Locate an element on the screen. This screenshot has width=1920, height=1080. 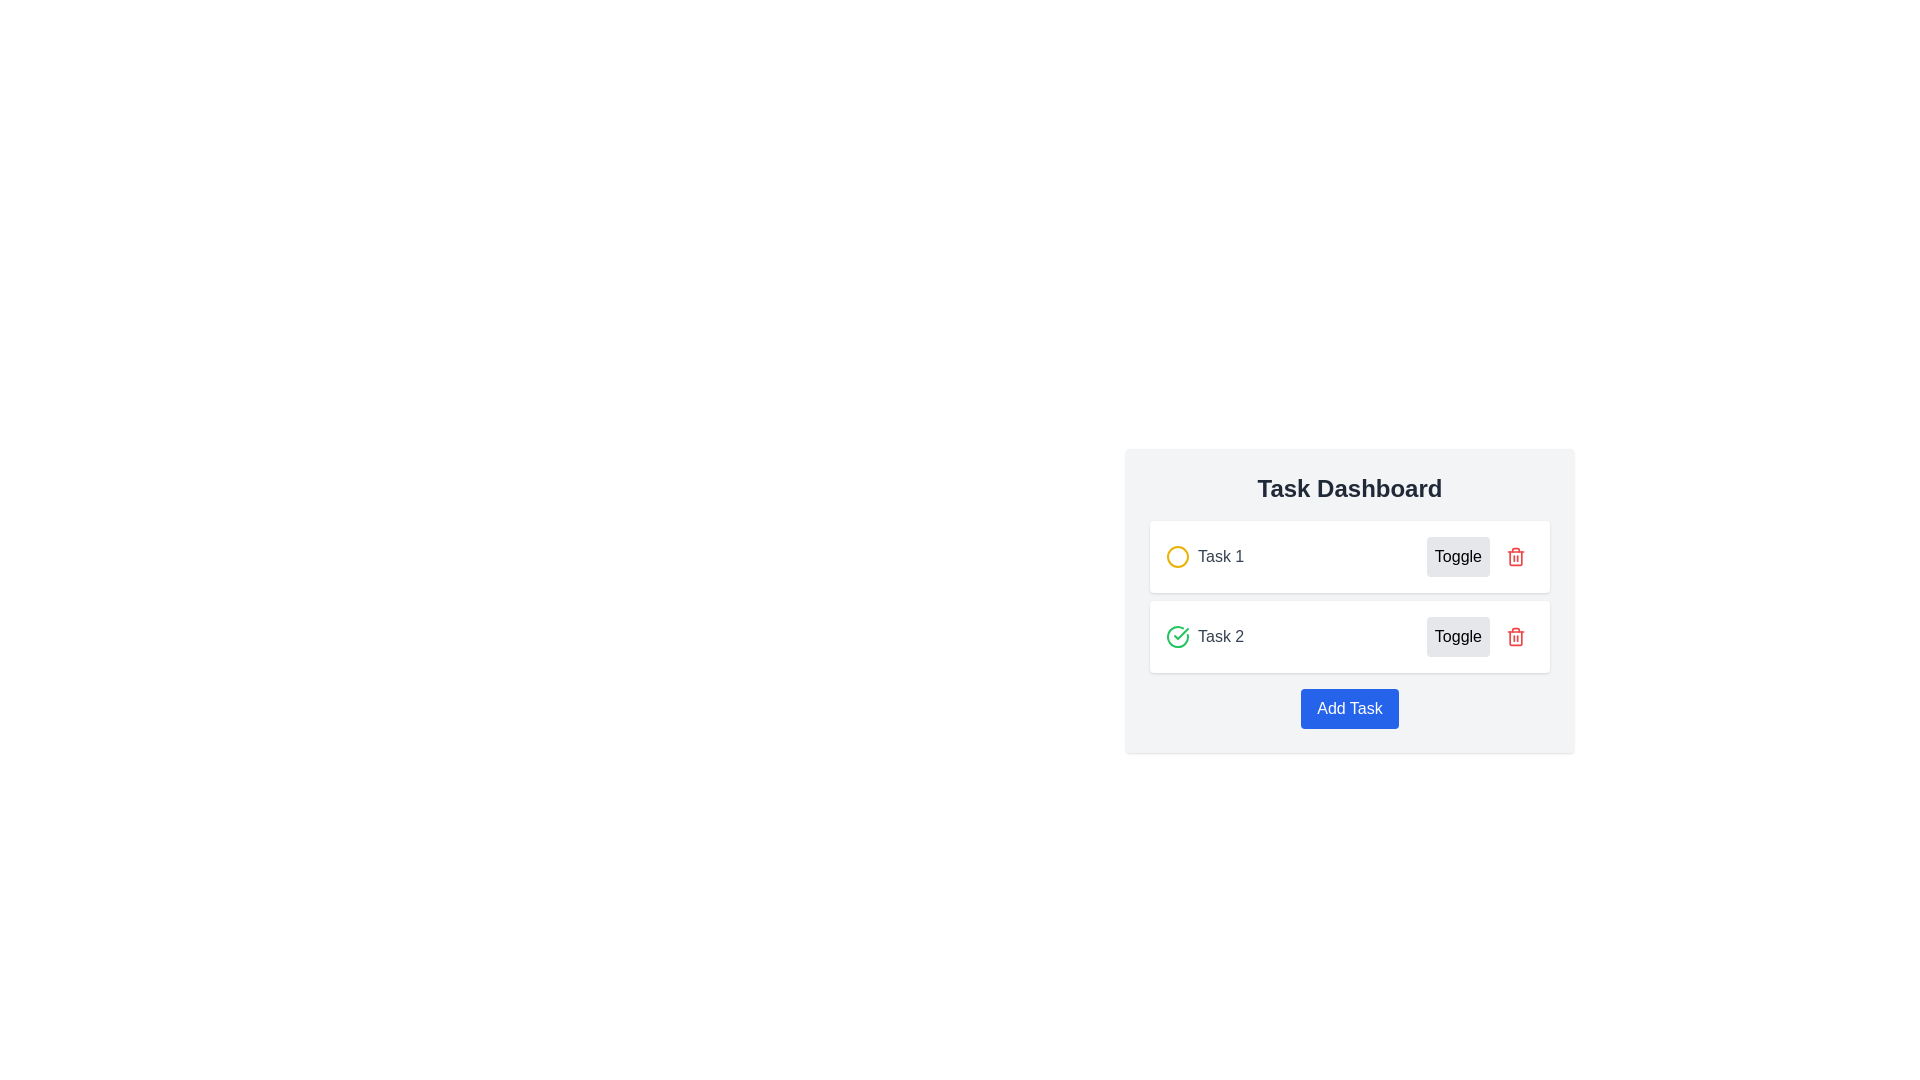
the red trash bin icon button located on the right side of the 'Toggle' elements in the task list for 'Task 1' is located at coordinates (1516, 556).